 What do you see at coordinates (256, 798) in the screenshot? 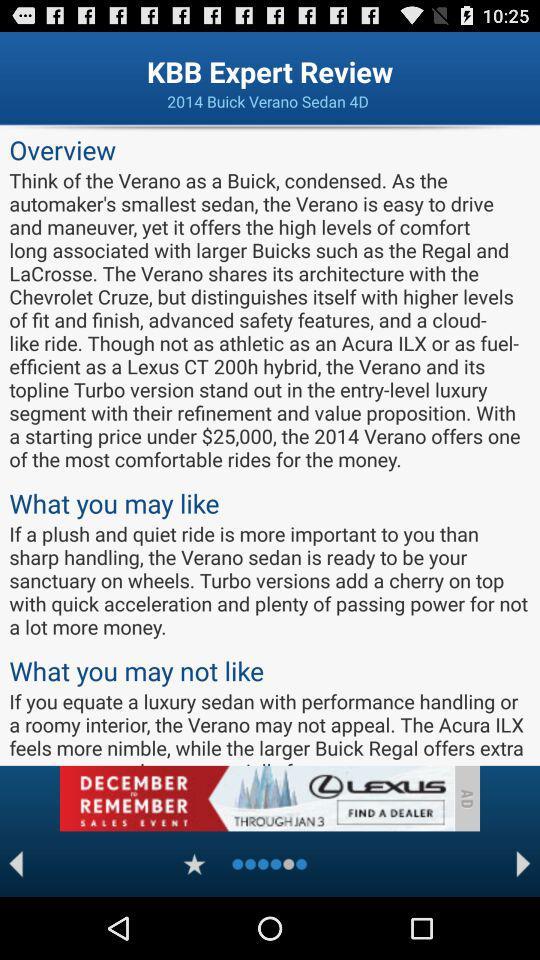
I see `for add` at bounding box center [256, 798].